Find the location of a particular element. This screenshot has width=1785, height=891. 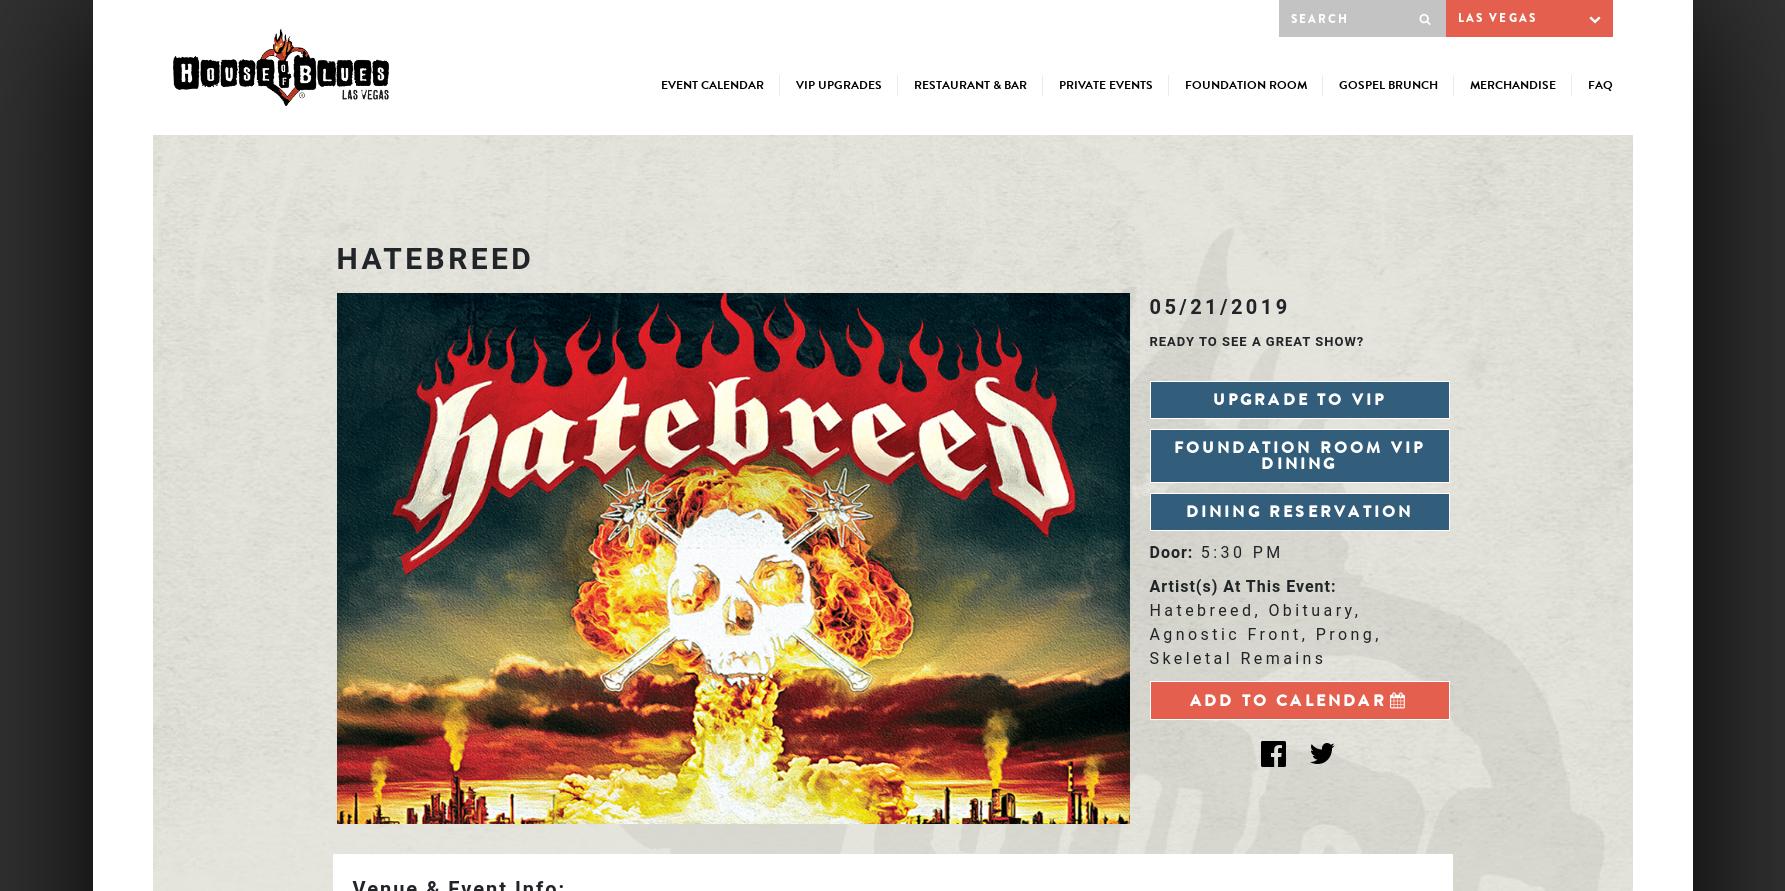

'HATEBREED' is located at coordinates (434, 257).